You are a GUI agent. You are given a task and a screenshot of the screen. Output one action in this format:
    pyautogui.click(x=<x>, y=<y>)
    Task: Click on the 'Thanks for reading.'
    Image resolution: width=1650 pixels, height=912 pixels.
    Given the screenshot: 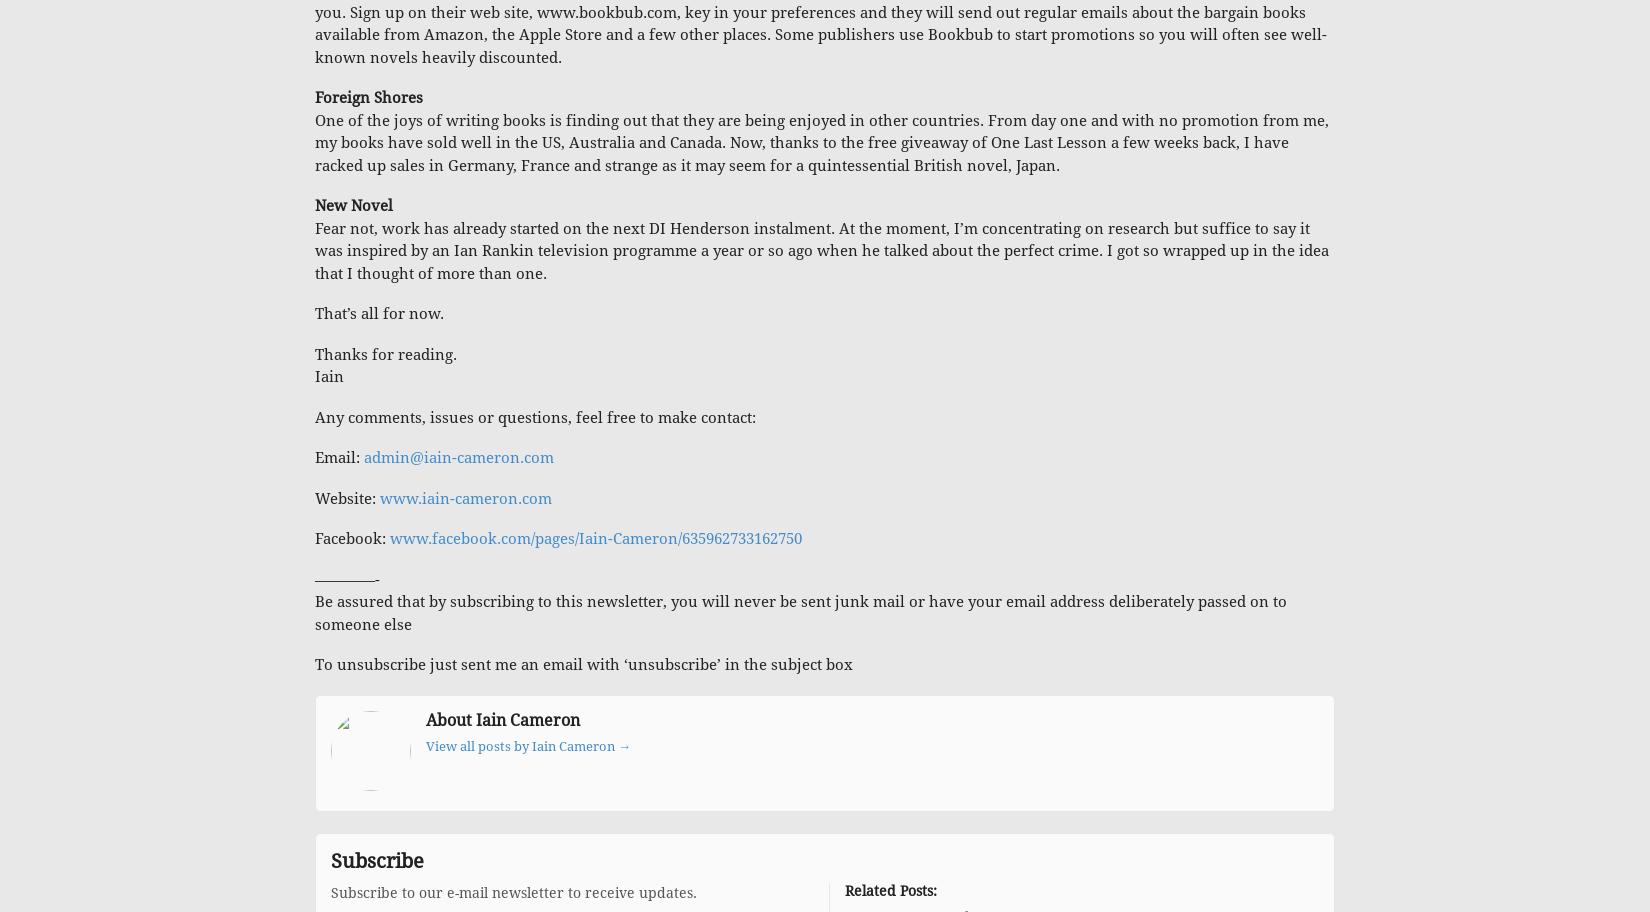 What is the action you would take?
    pyautogui.click(x=385, y=353)
    